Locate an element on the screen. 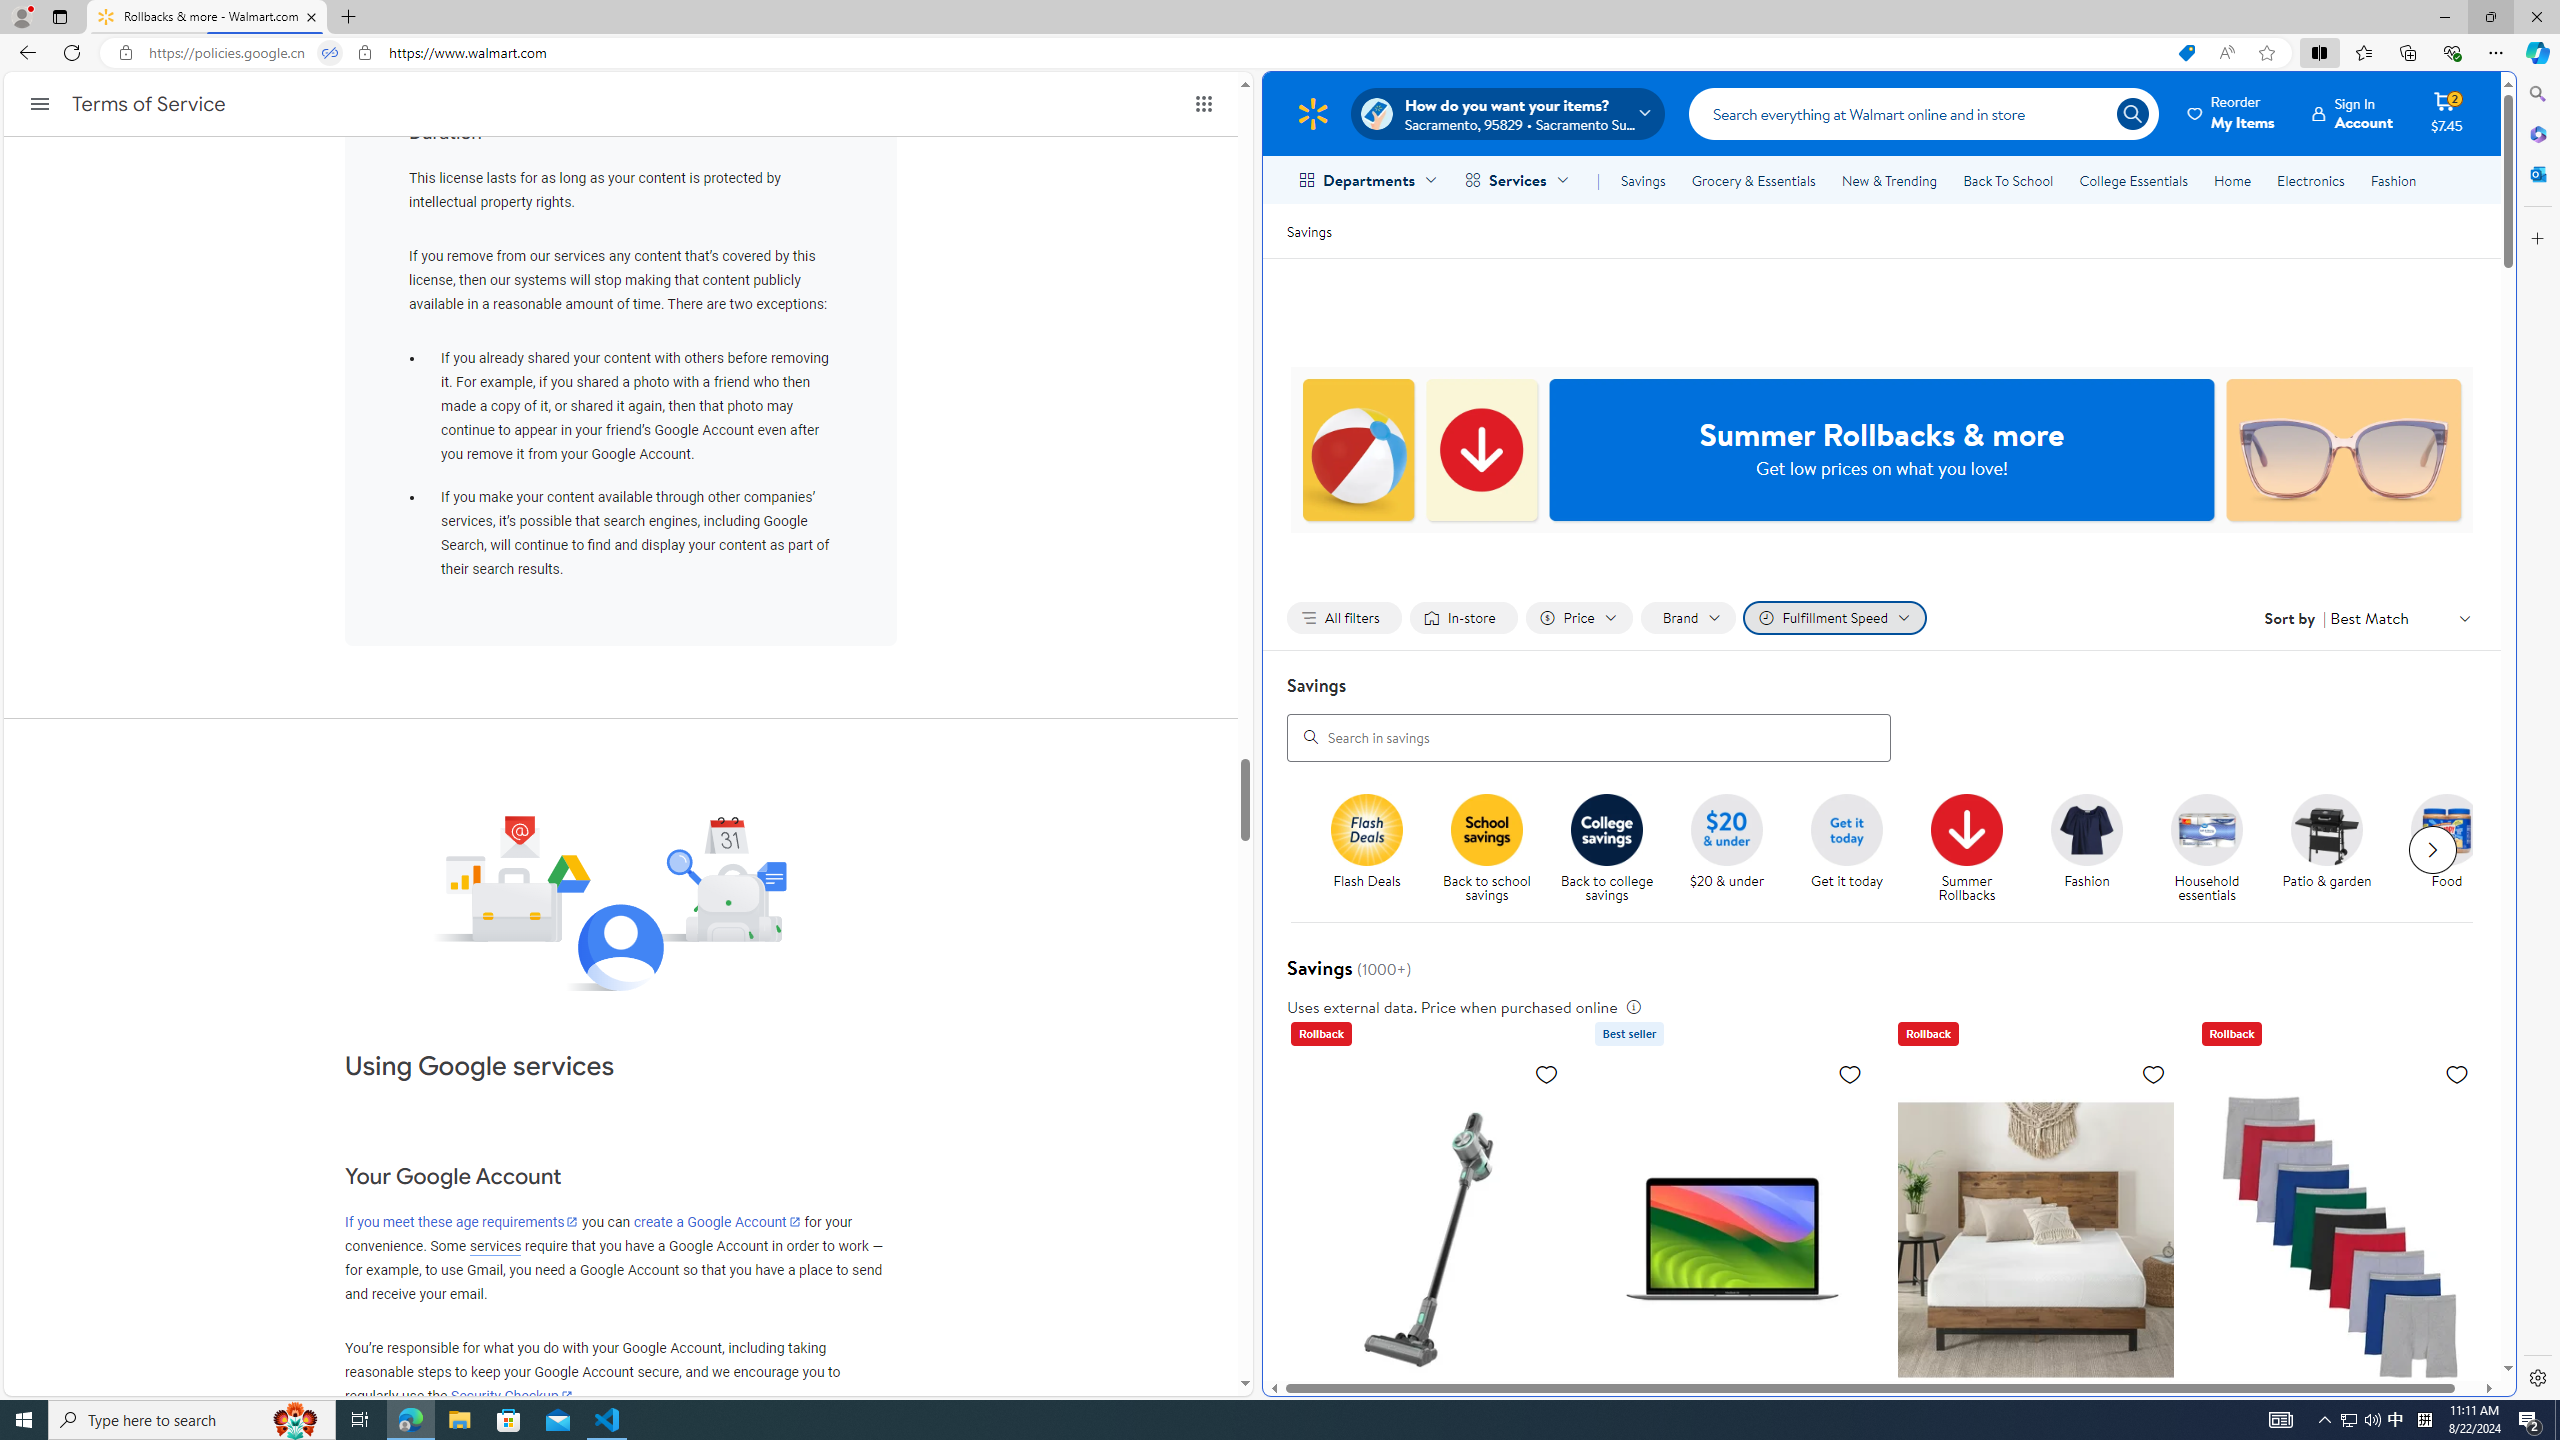 The height and width of the screenshot is (1440, 2560). 'Household essentials' is located at coordinates (2214, 849).